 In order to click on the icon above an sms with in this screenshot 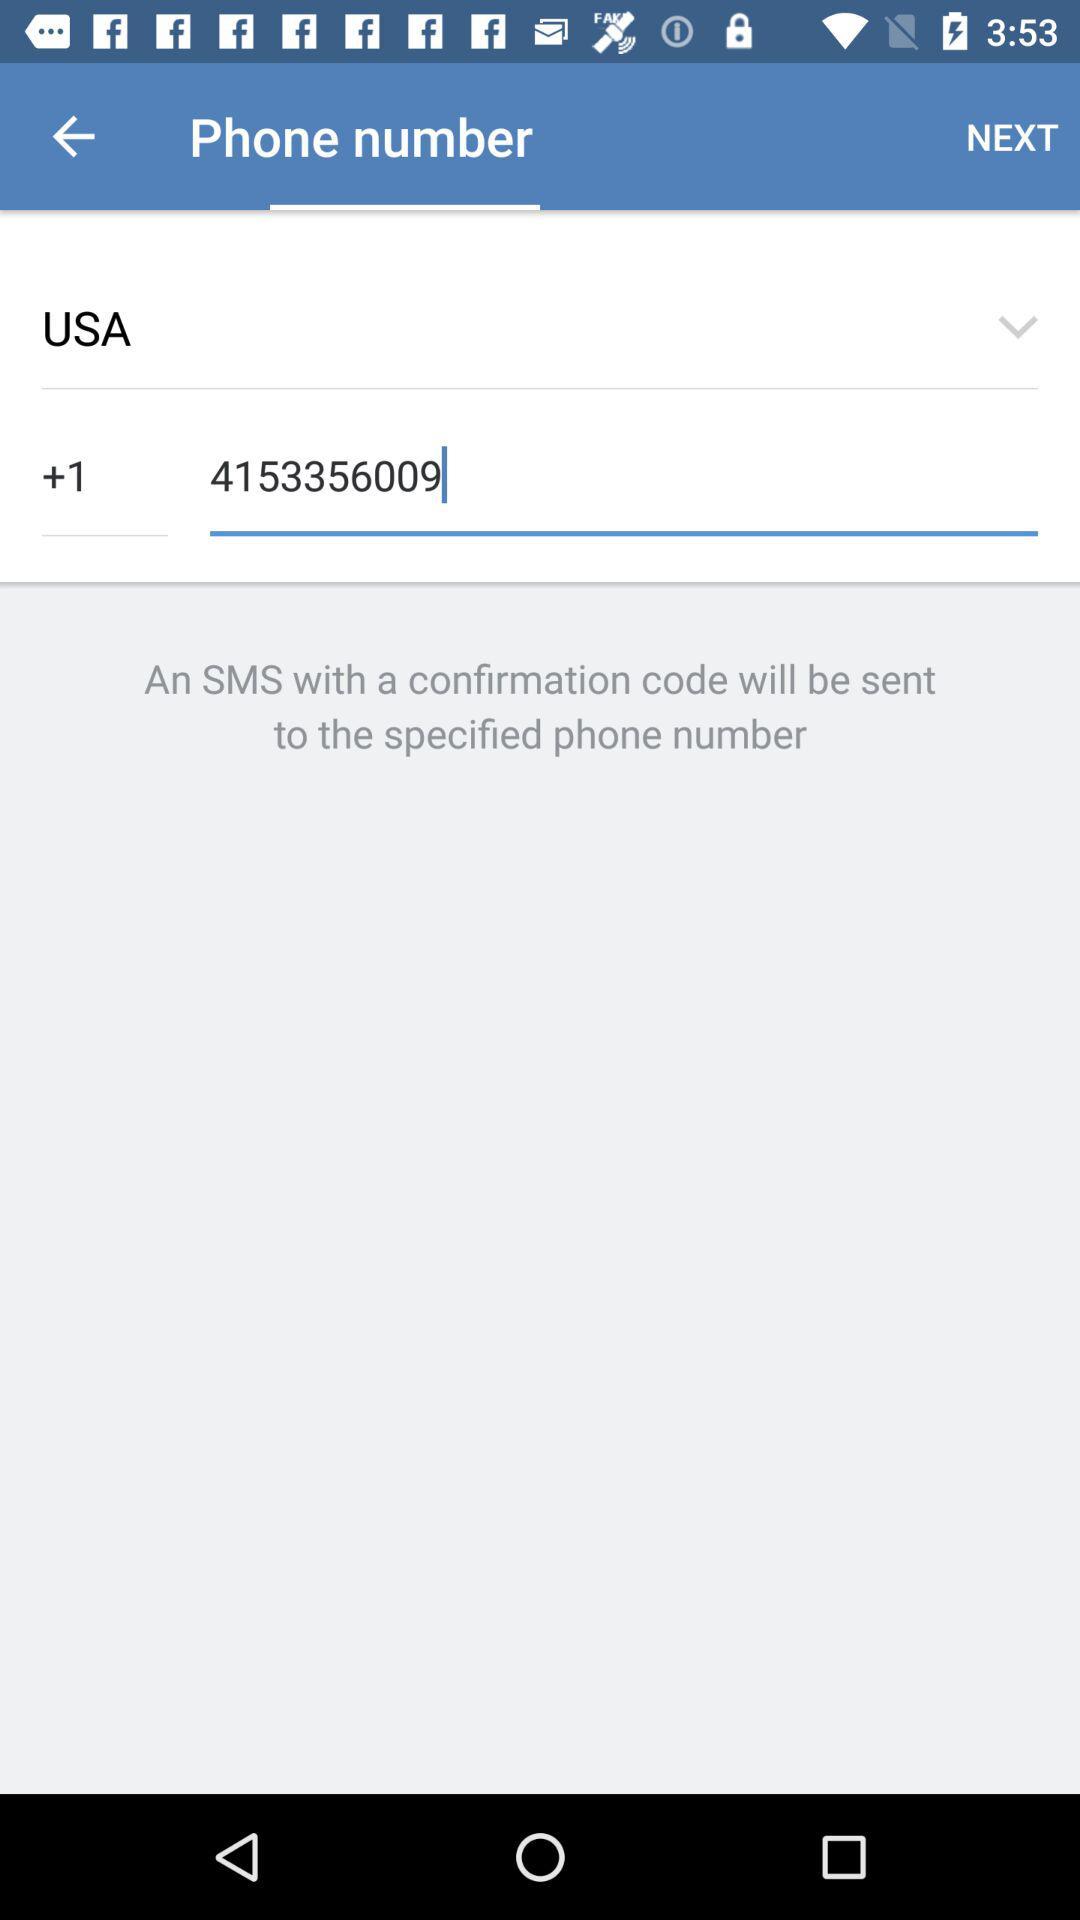, I will do `click(623, 472)`.